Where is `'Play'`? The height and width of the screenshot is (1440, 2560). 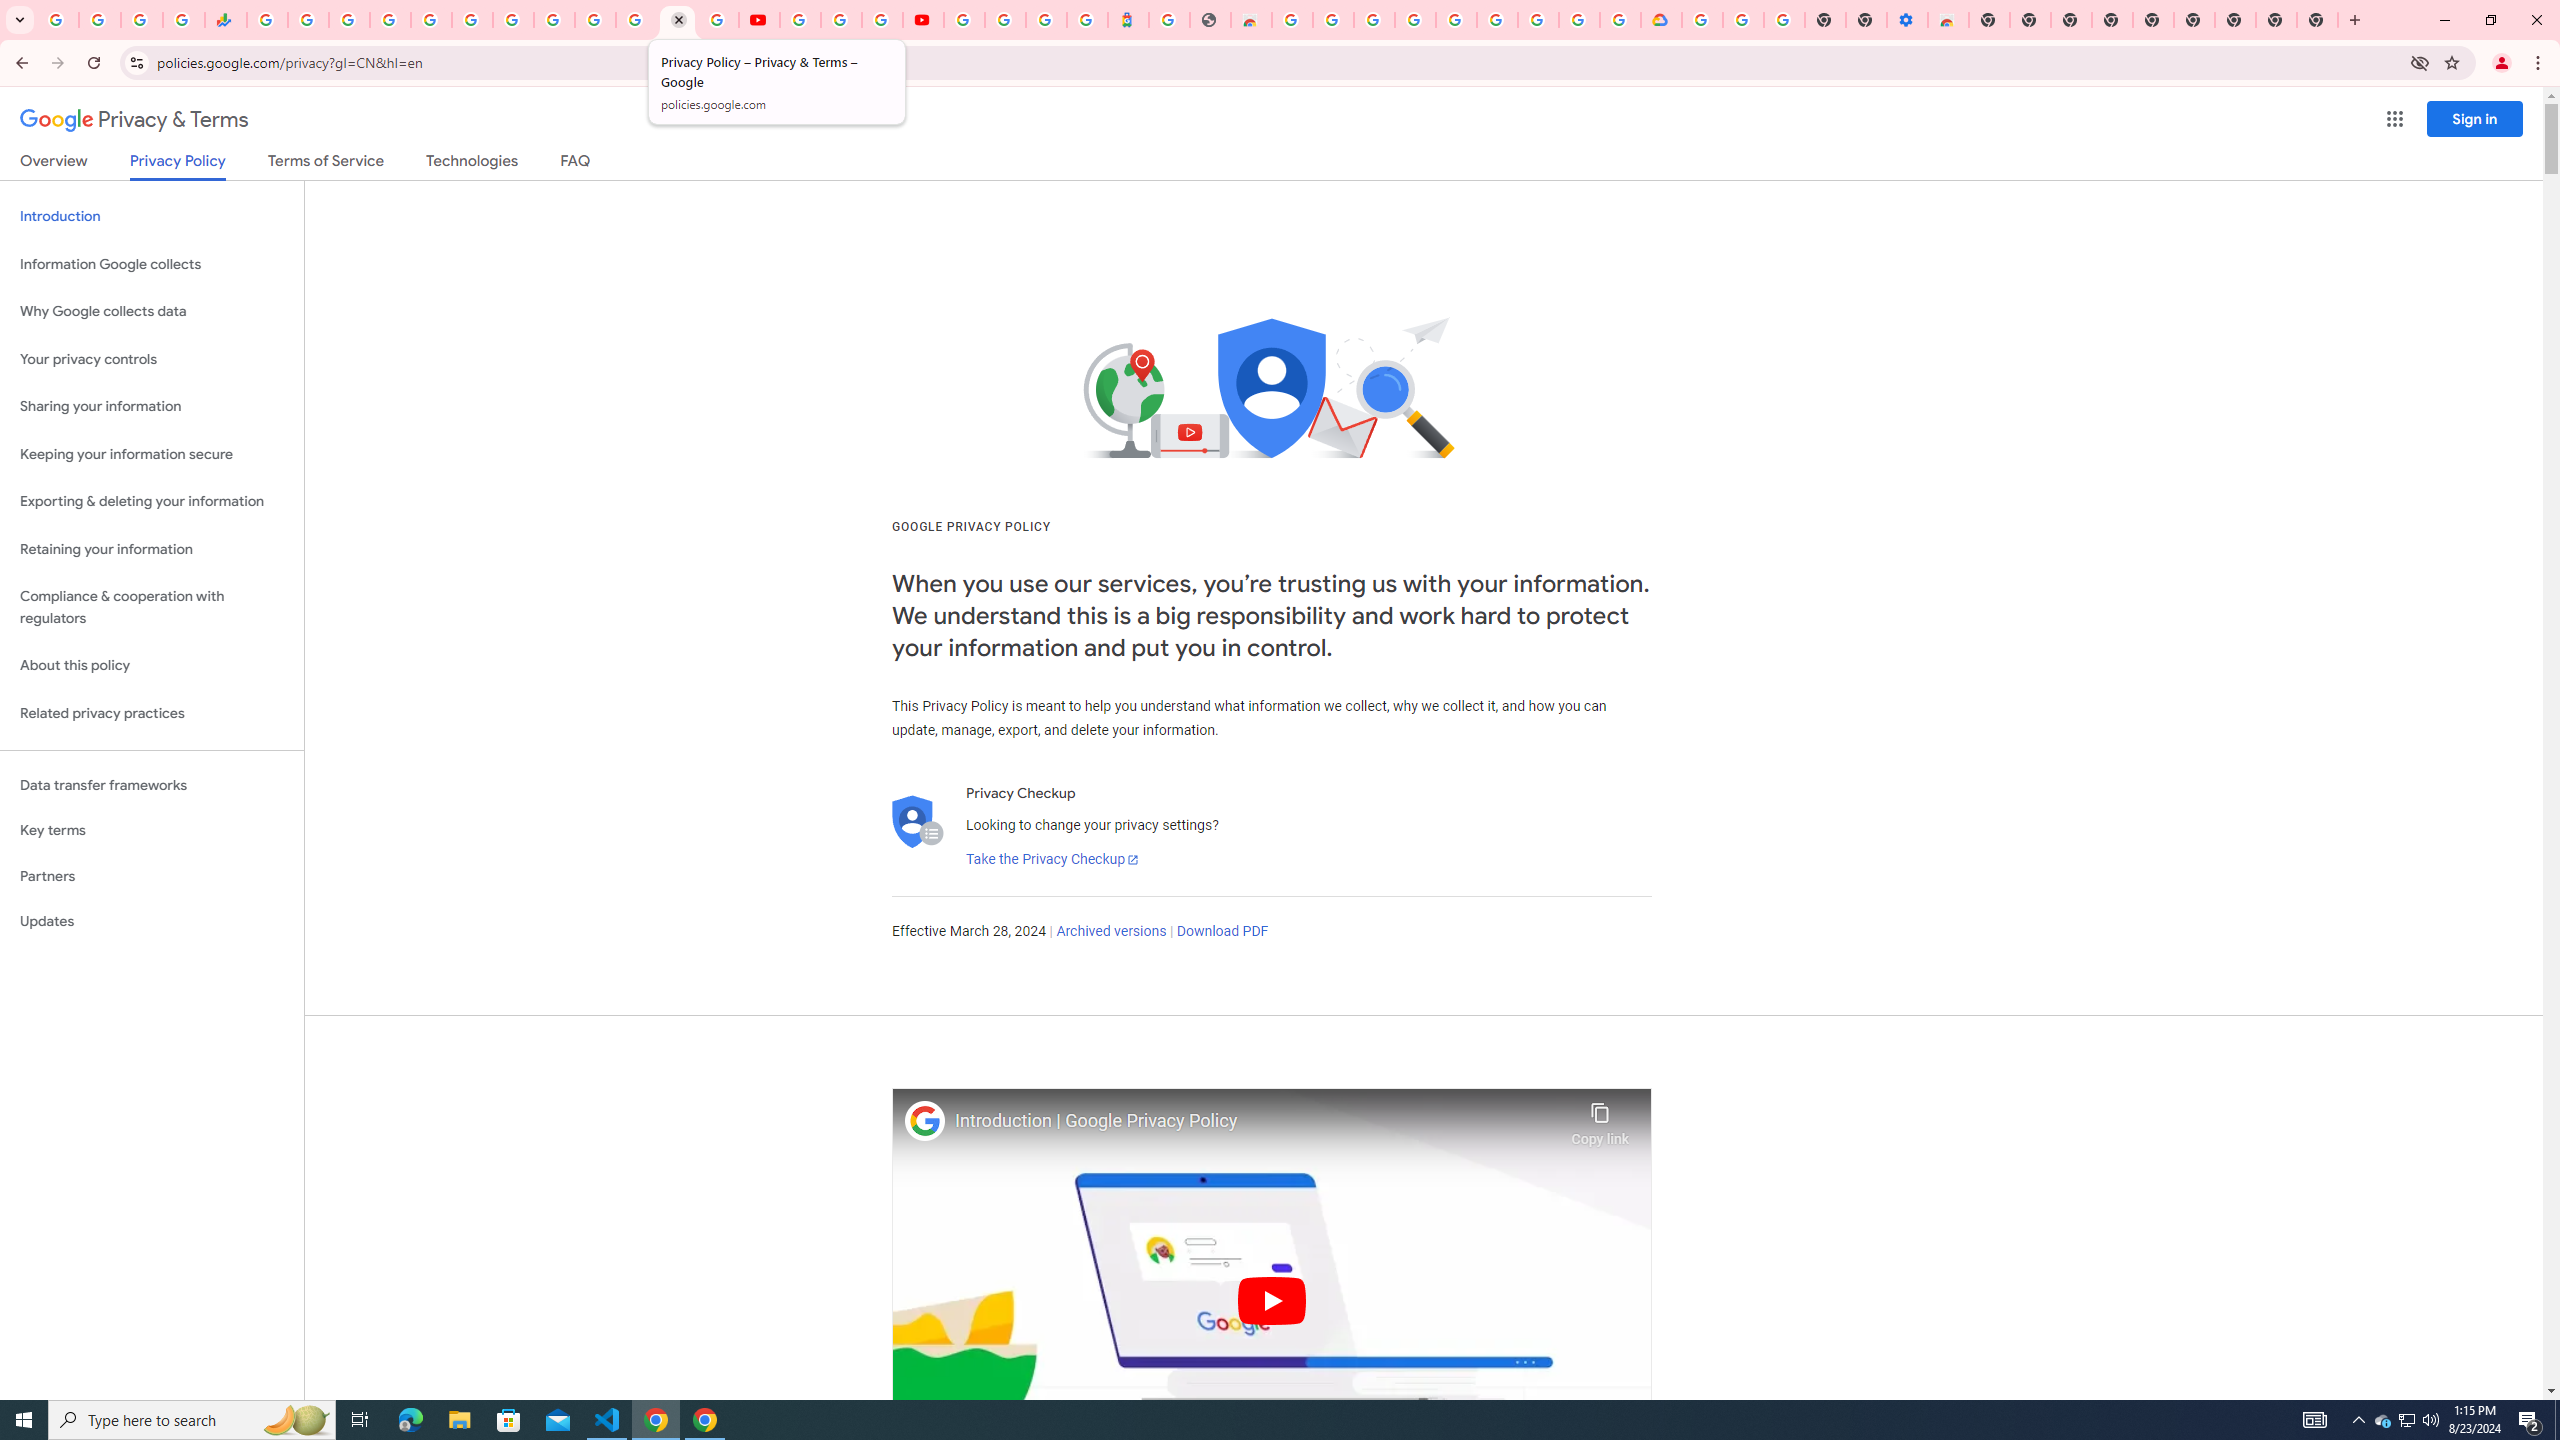 'Play' is located at coordinates (1271, 1299).